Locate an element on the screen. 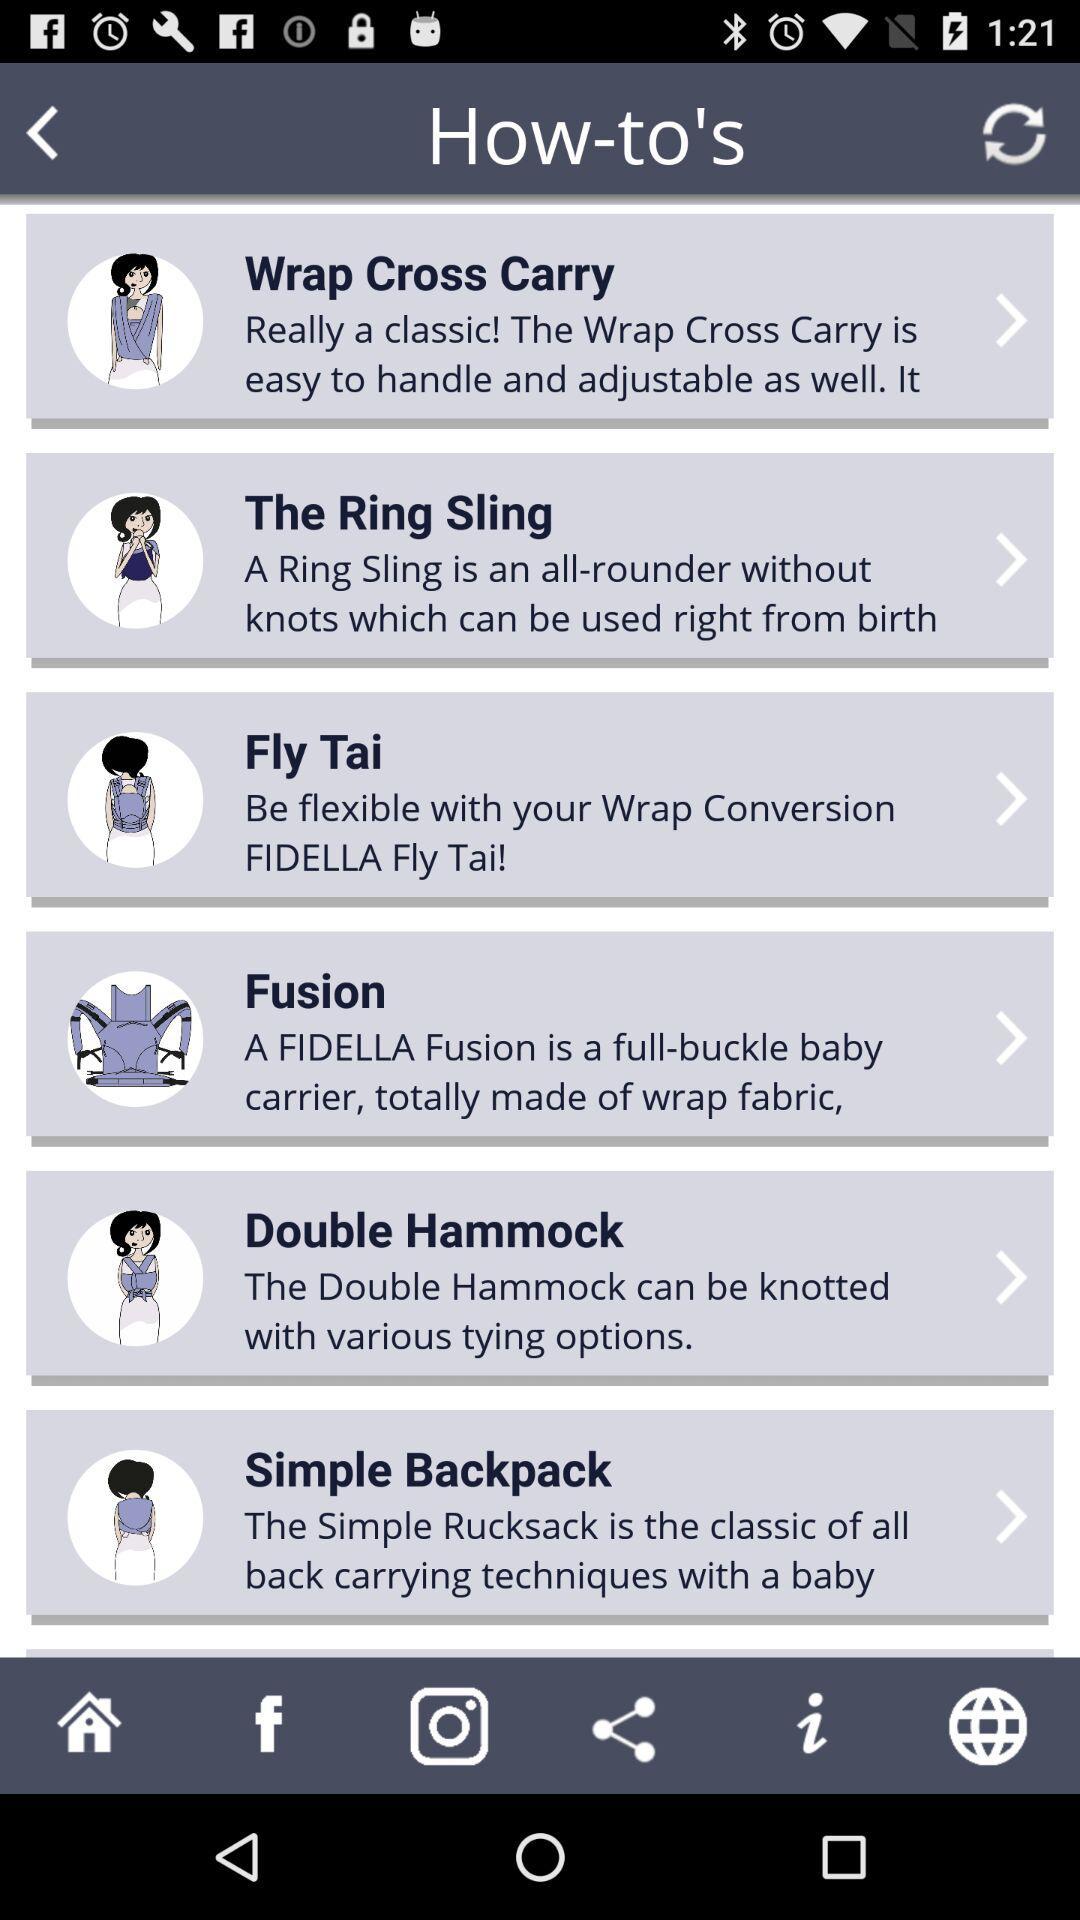  the app below the the simple rucksack is located at coordinates (628, 1724).